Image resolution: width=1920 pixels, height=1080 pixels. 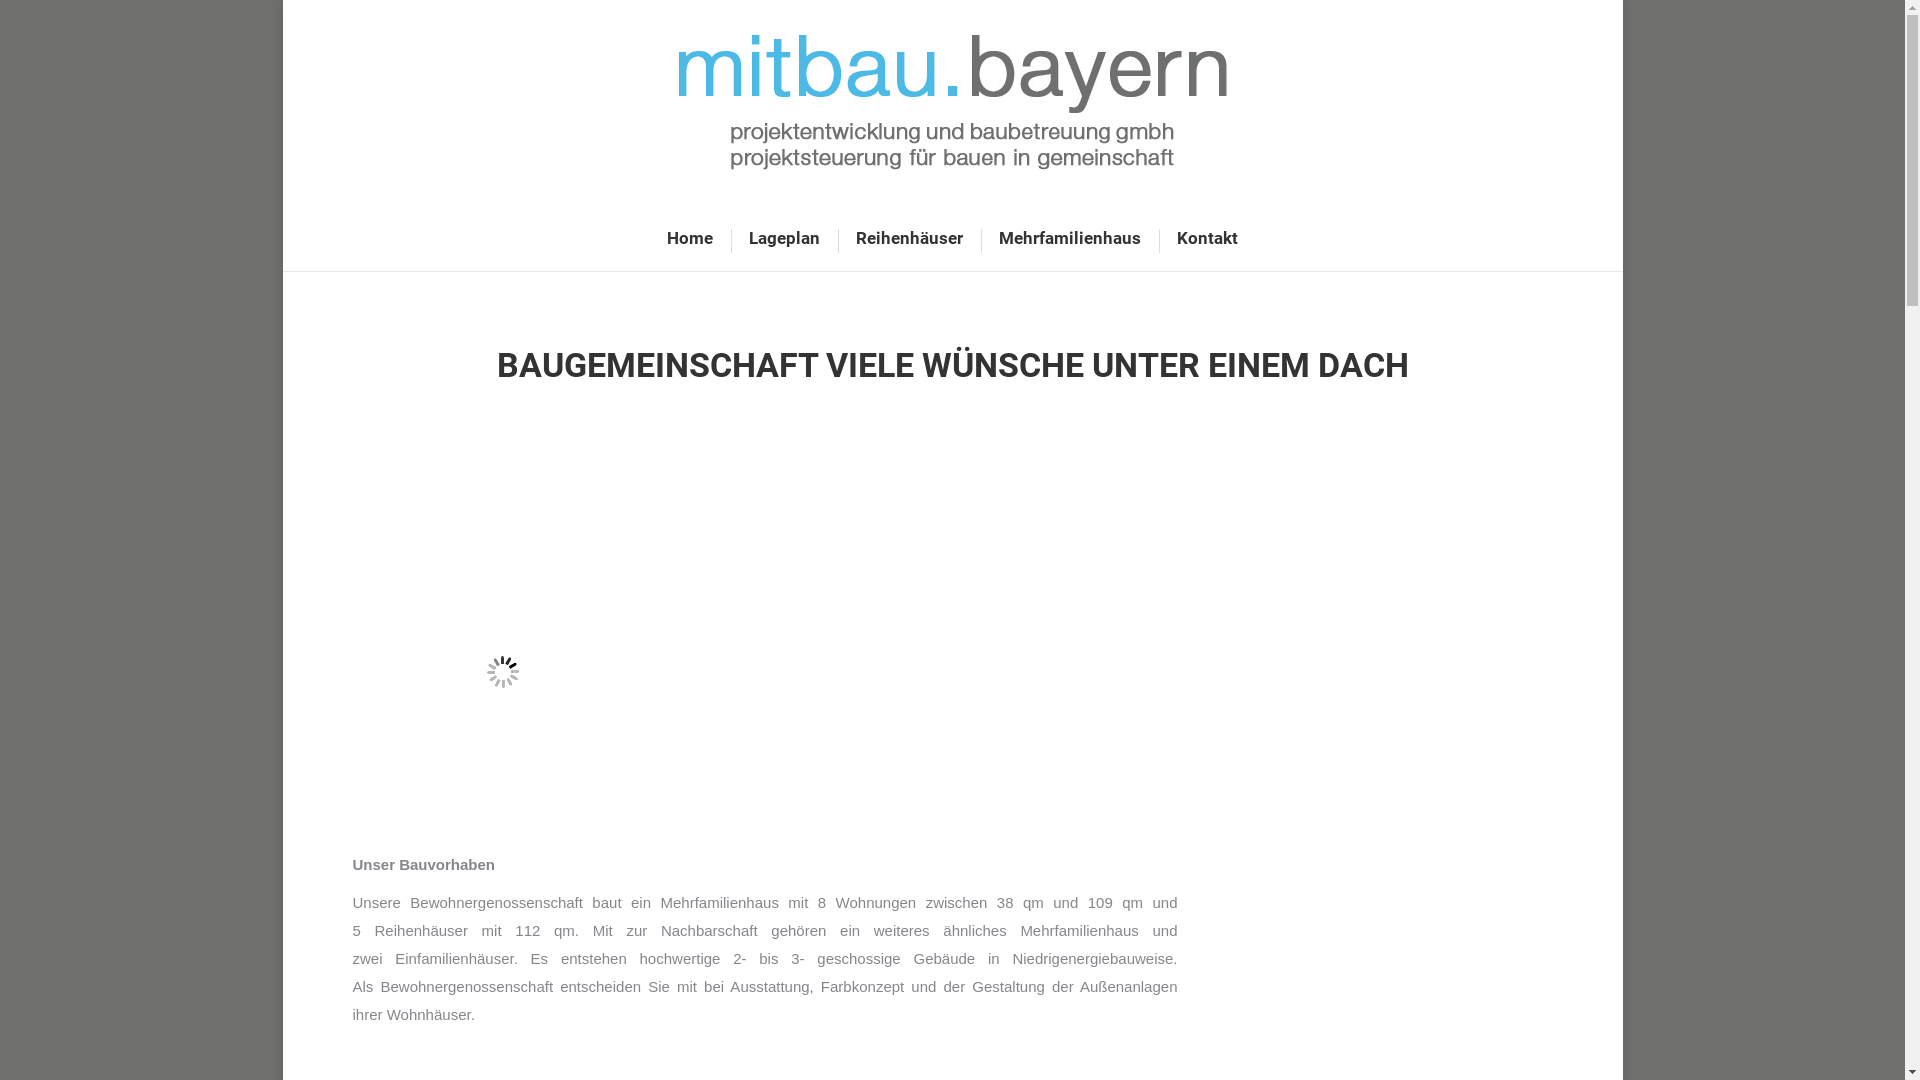 What do you see at coordinates (91, 19) in the screenshot?
I see `'Kommentar abschicken'` at bounding box center [91, 19].